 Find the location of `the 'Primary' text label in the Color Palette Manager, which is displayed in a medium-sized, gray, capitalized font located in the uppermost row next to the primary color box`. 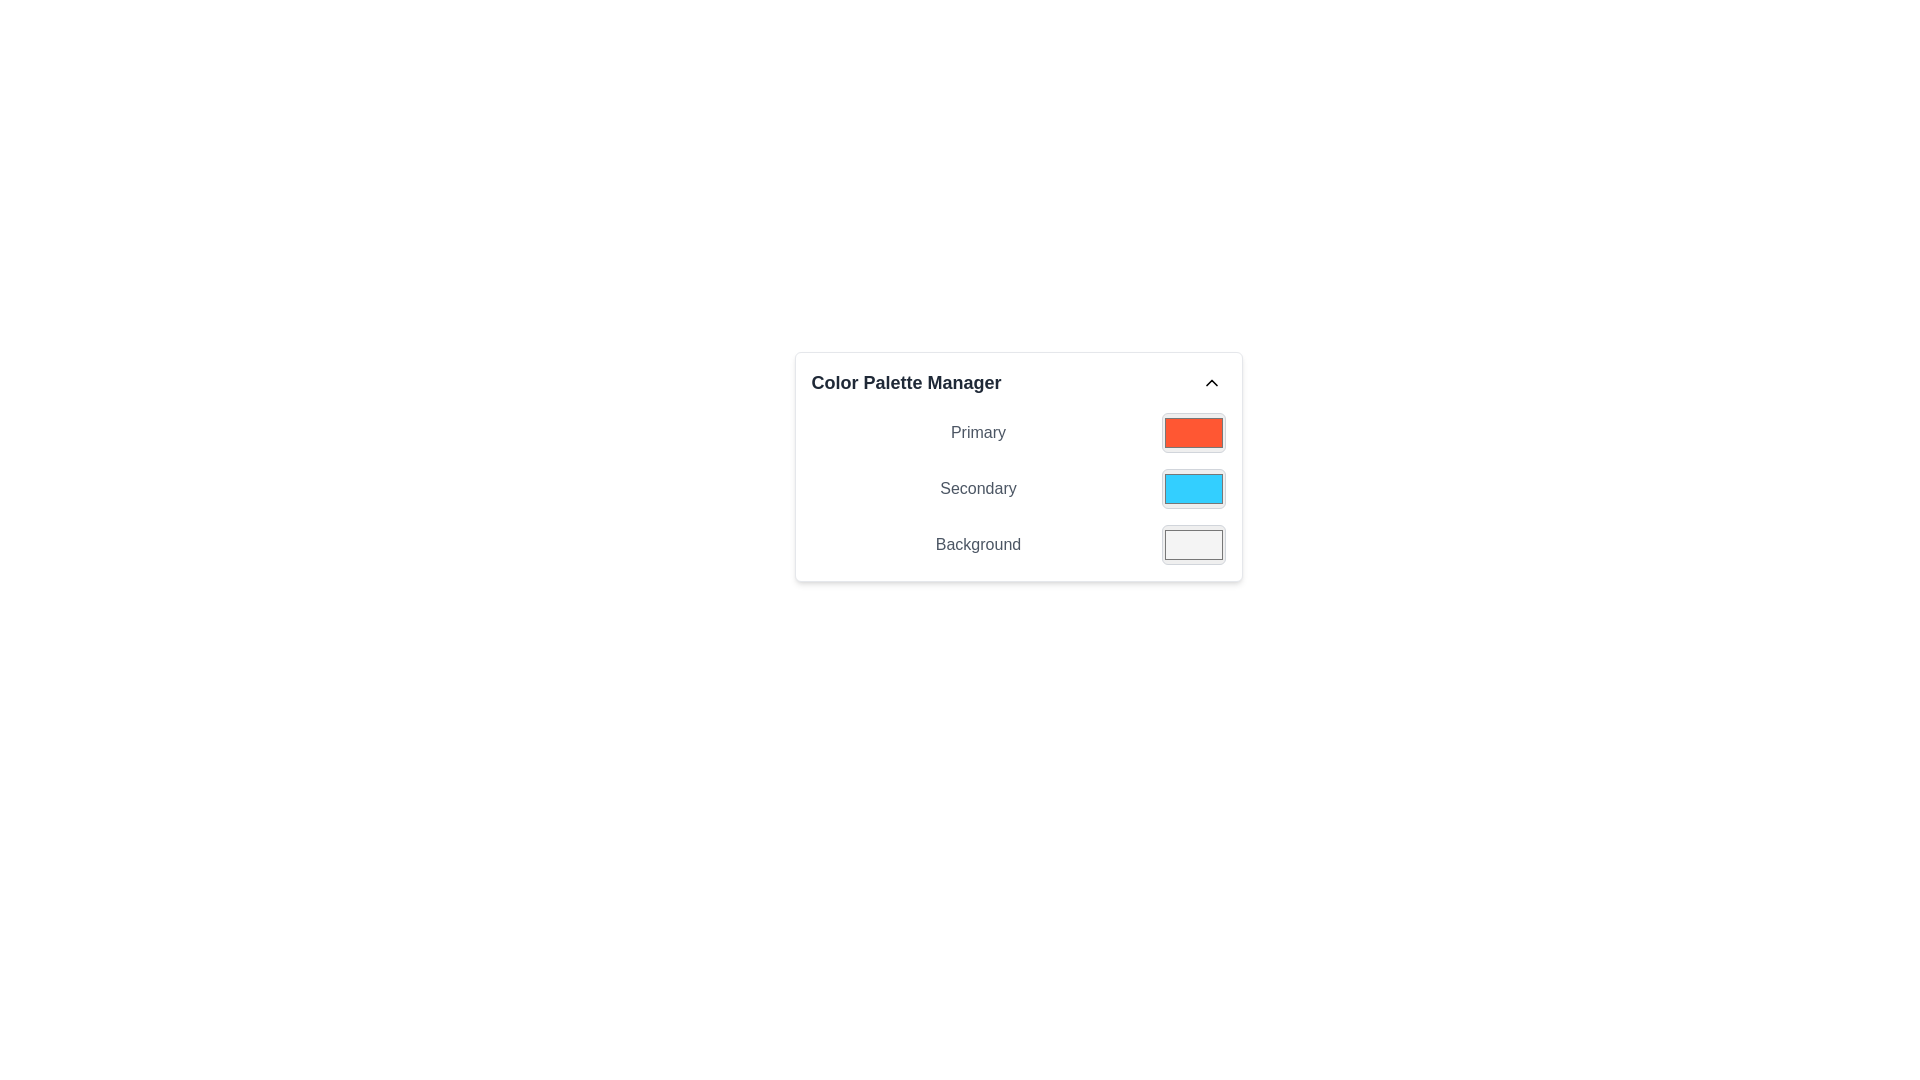

the 'Primary' text label in the Color Palette Manager, which is displayed in a medium-sized, gray, capitalized font located in the uppermost row next to the primary color box is located at coordinates (978, 431).